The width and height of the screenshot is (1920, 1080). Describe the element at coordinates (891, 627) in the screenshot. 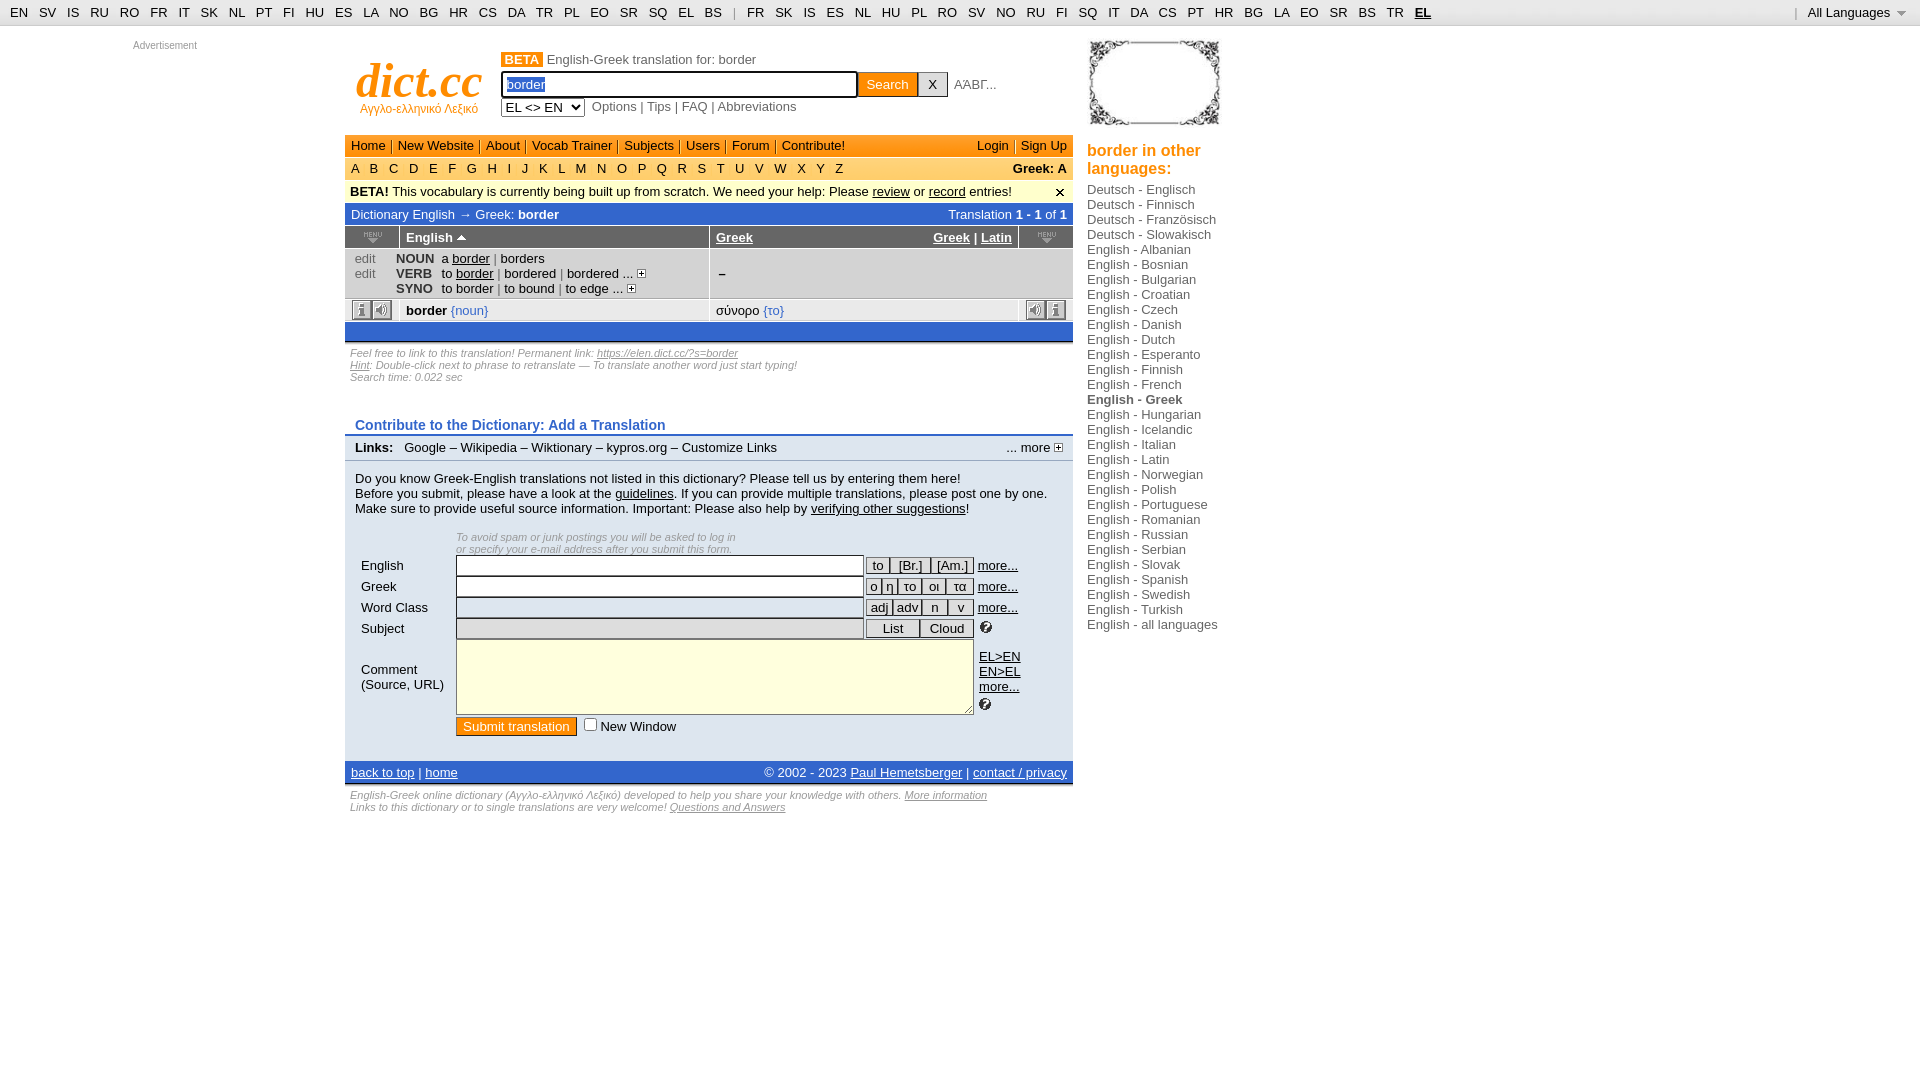

I see `'List'` at that location.